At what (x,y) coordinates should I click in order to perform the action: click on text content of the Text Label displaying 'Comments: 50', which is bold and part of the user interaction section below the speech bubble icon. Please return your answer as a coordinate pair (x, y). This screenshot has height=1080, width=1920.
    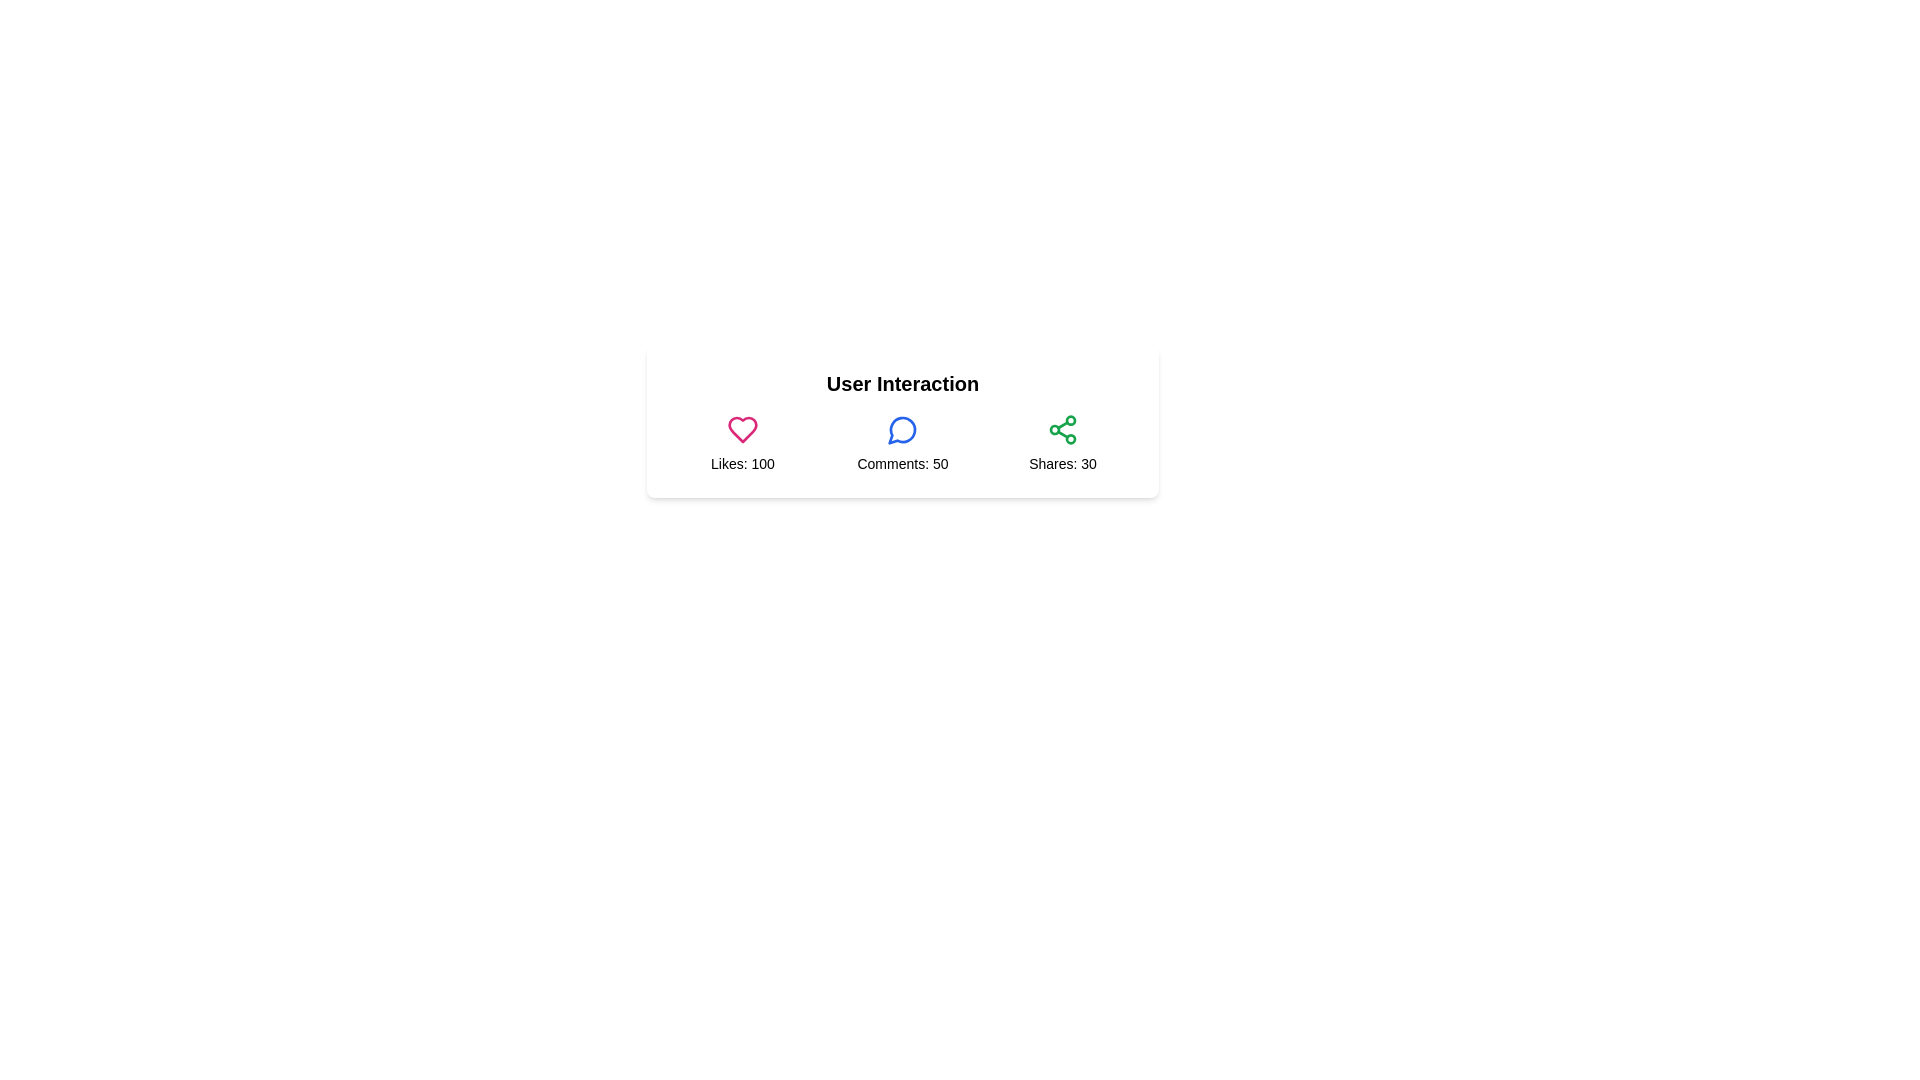
    Looking at the image, I should click on (901, 463).